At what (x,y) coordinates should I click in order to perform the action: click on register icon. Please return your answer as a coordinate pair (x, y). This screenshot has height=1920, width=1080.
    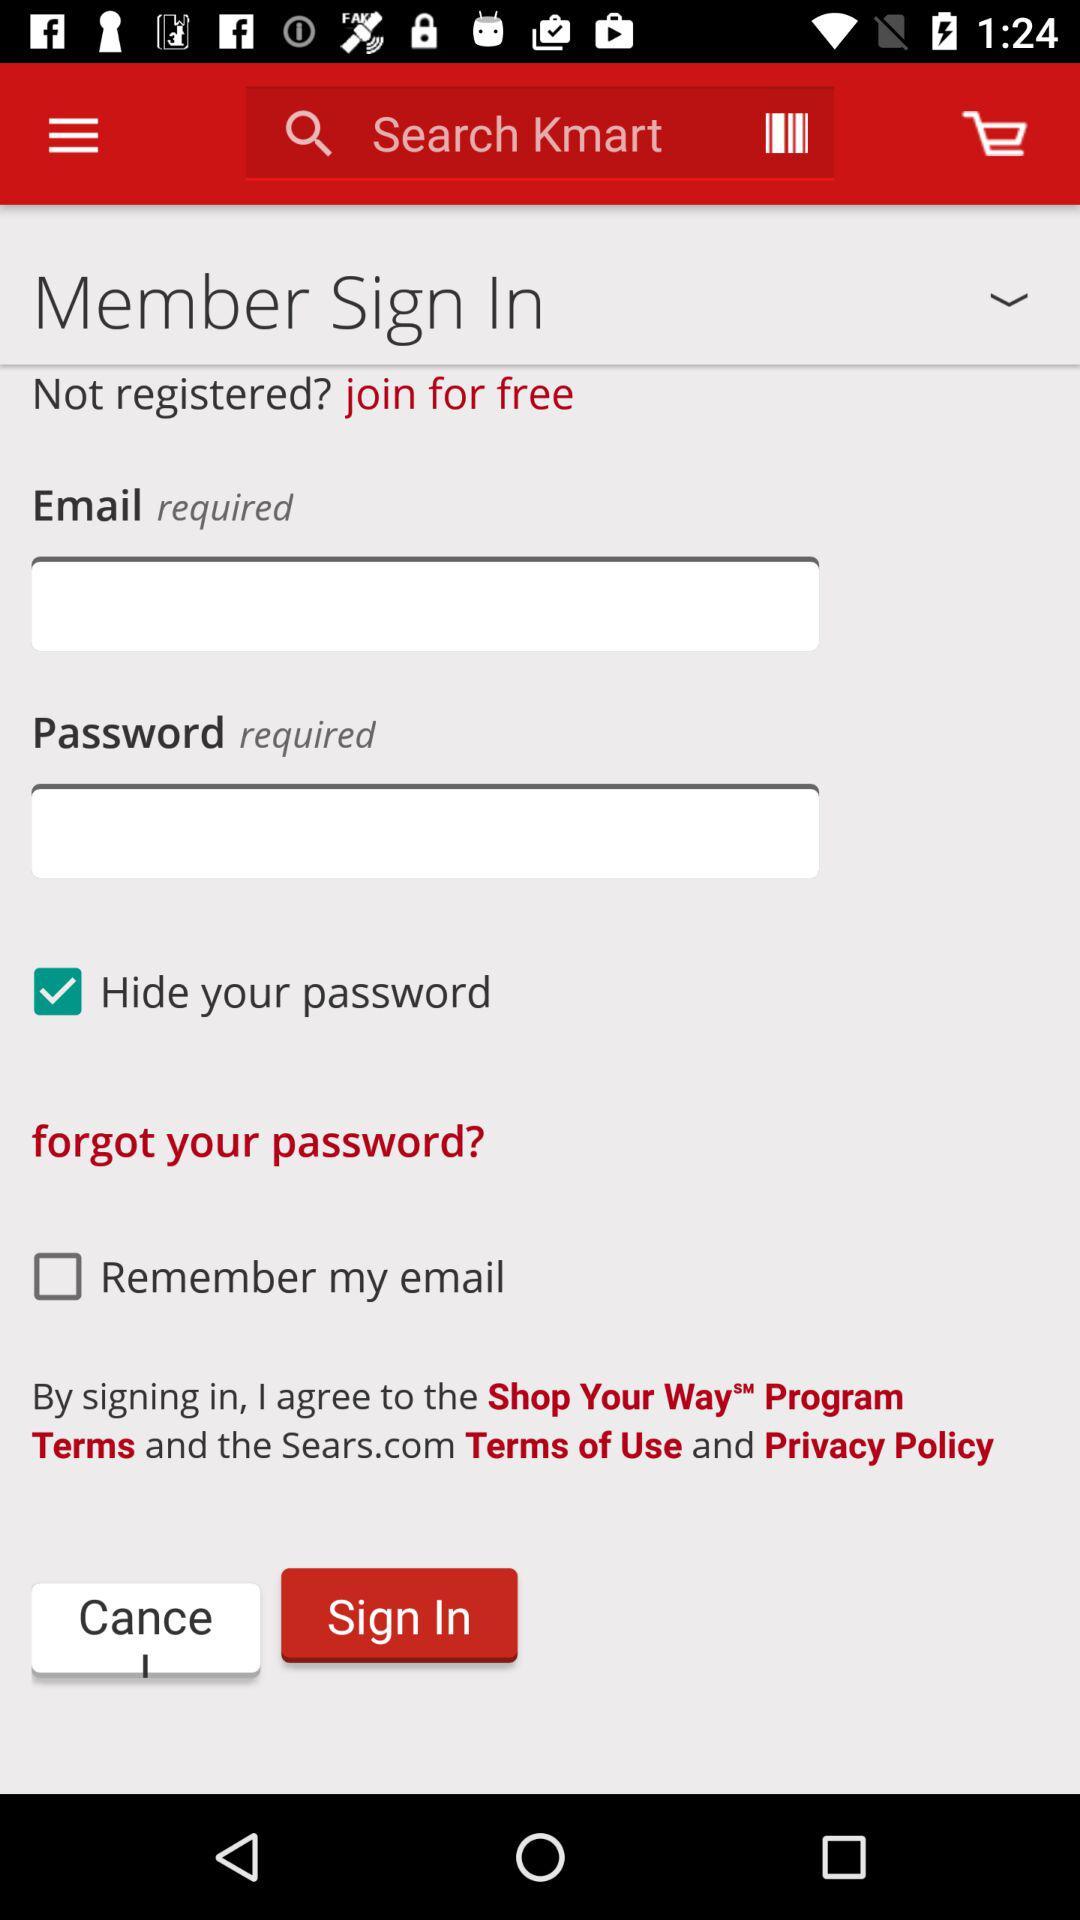
    Looking at the image, I should click on (540, 1769).